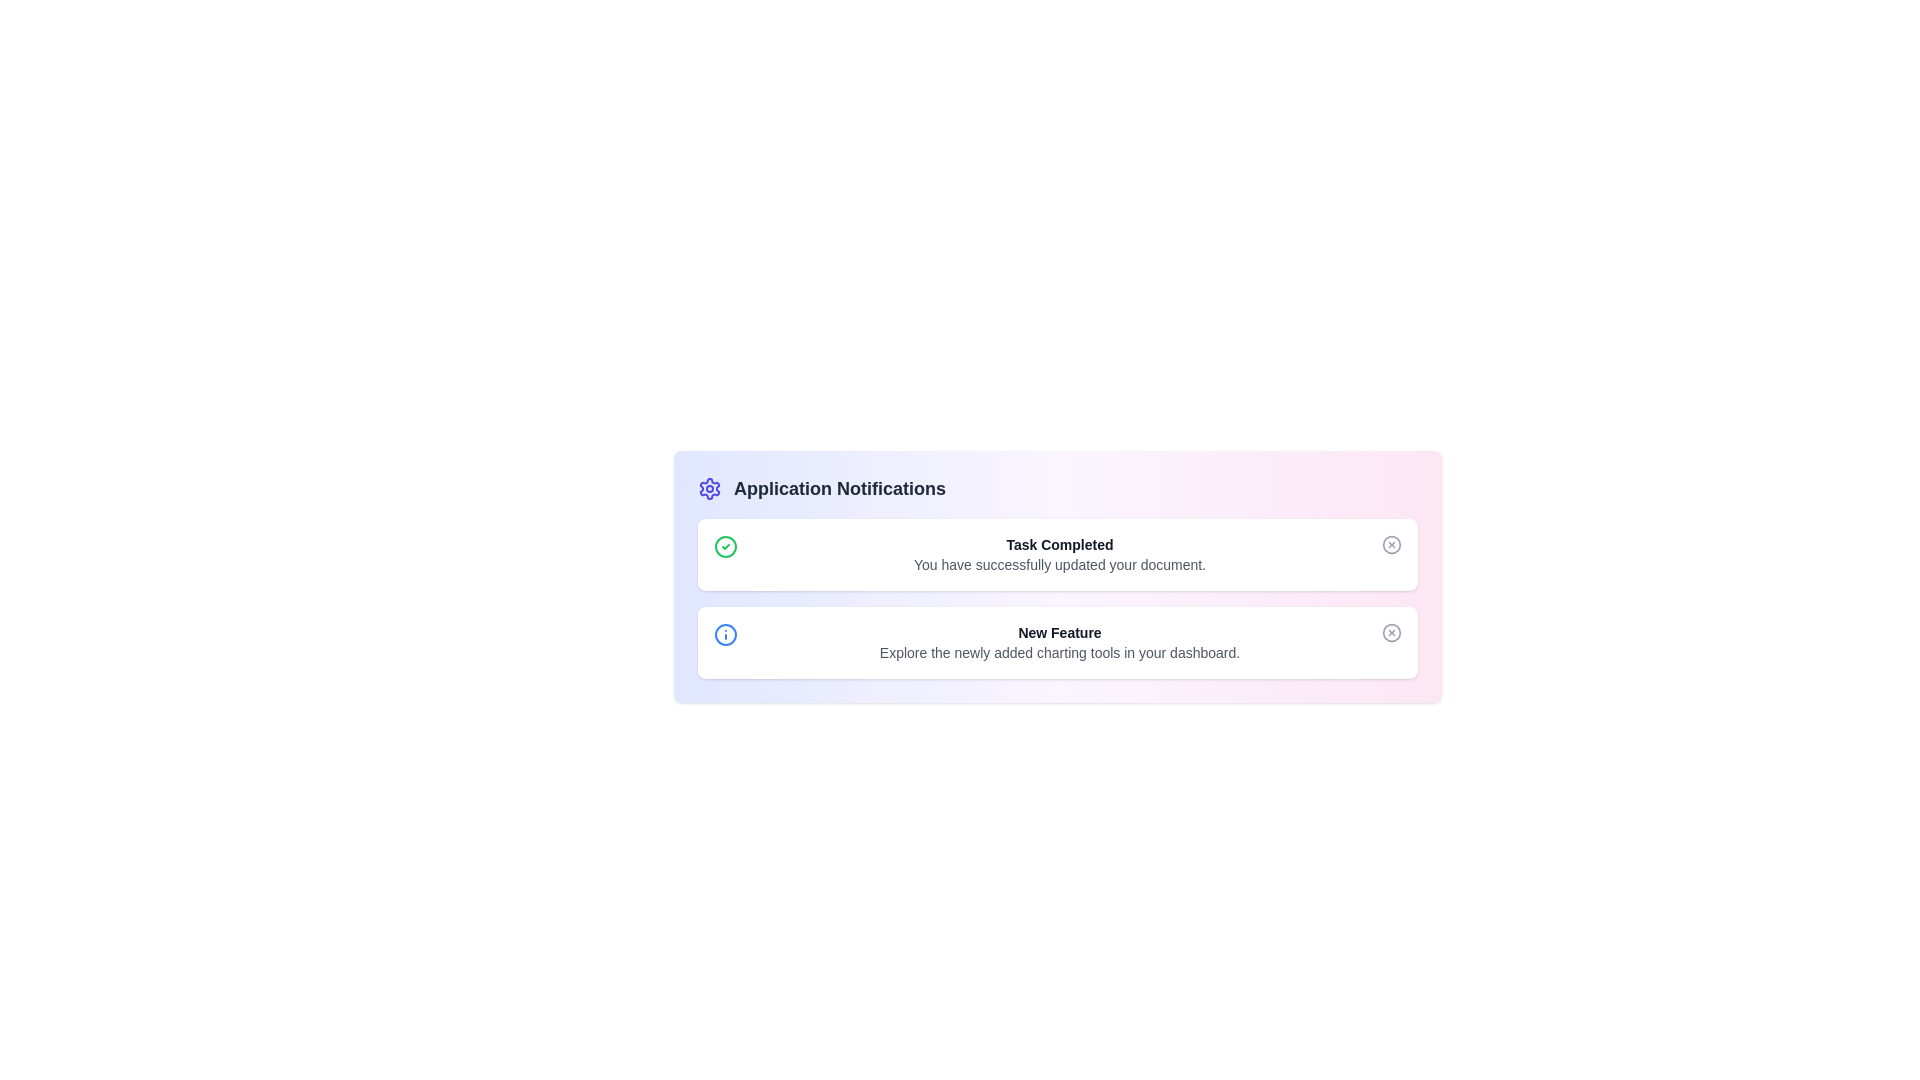 The image size is (1920, 1080). Describe the element at coordinates (710, 489) in the screenshot. I see `the settings icon to open the settings menu` at that location.